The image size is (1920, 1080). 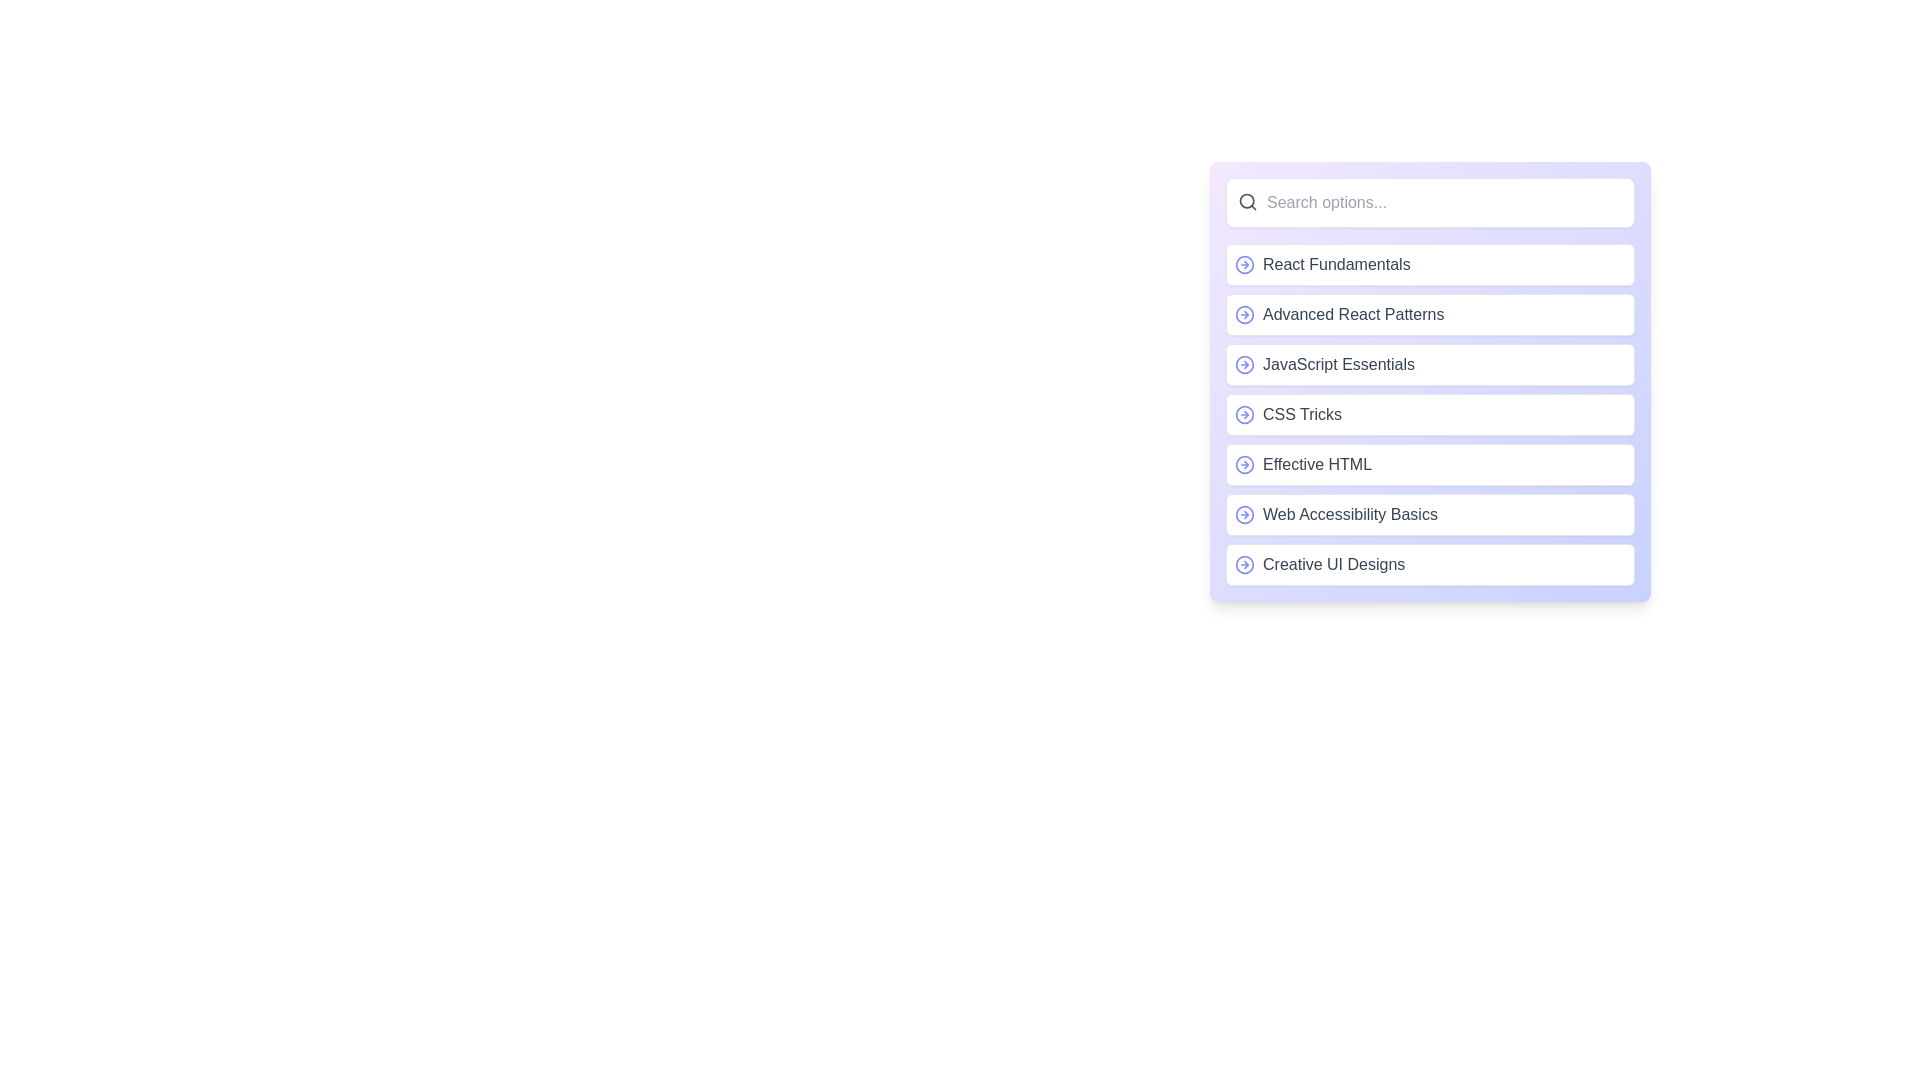 What do you see at coordinates (1246, 201) in the screenshot?
I see `the circle element within the magnifying glass icon located in the leftmost area of the rectangular search bar at the top of the right pane` at bounding box center [1246, 201].